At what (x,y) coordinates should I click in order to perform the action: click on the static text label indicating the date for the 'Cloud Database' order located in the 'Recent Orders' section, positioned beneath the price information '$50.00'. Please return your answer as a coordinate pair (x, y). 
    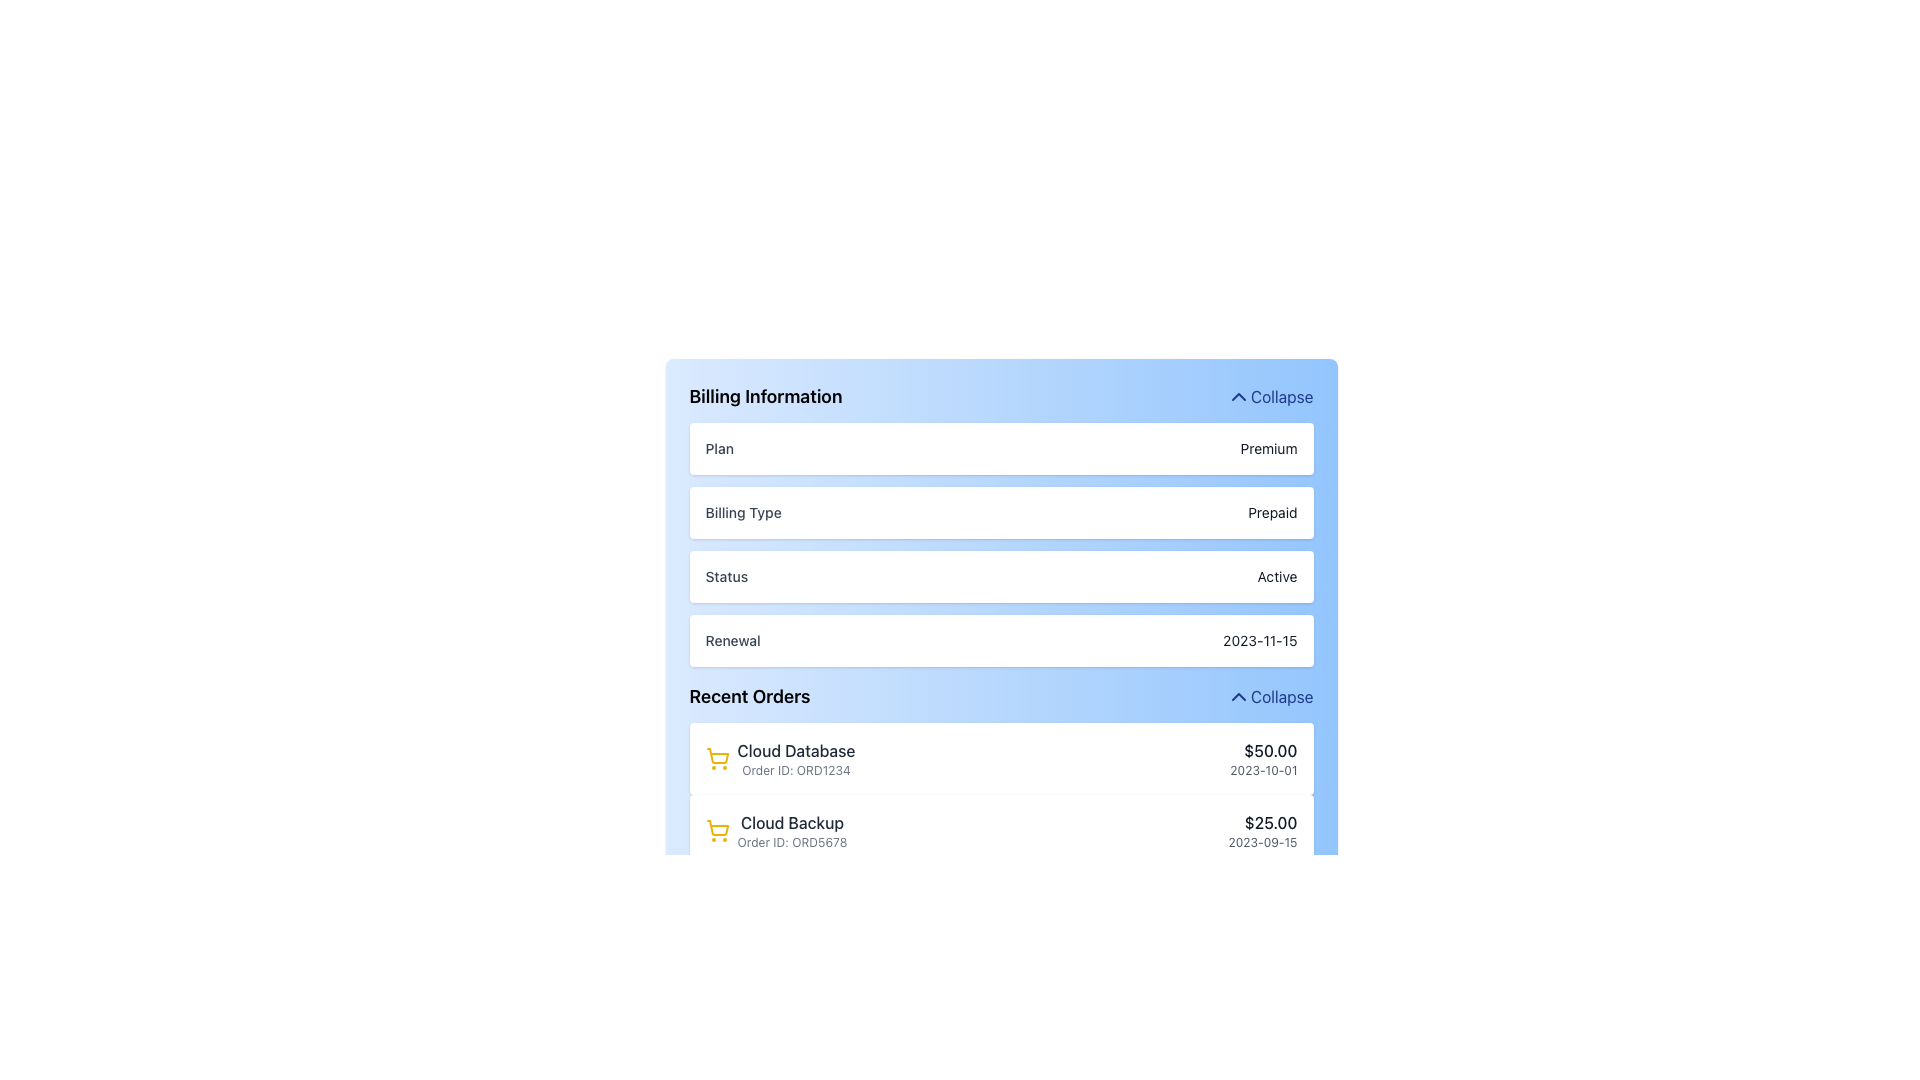
    Looking at the image, I should click on (1262, 770).